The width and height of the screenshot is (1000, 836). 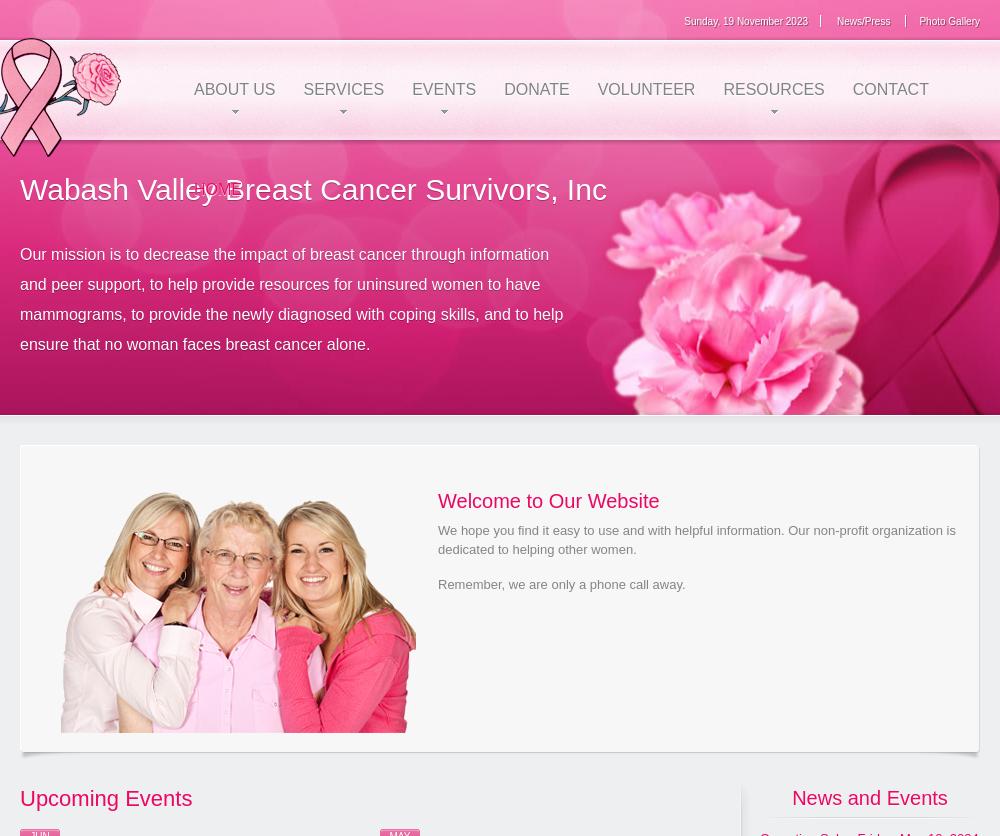 What do you see at coordinates (20, 253) in the screenshot?
I see `'Our mission is to decrease the impact of breast cancer through information'` at bounding box center [20, 253].